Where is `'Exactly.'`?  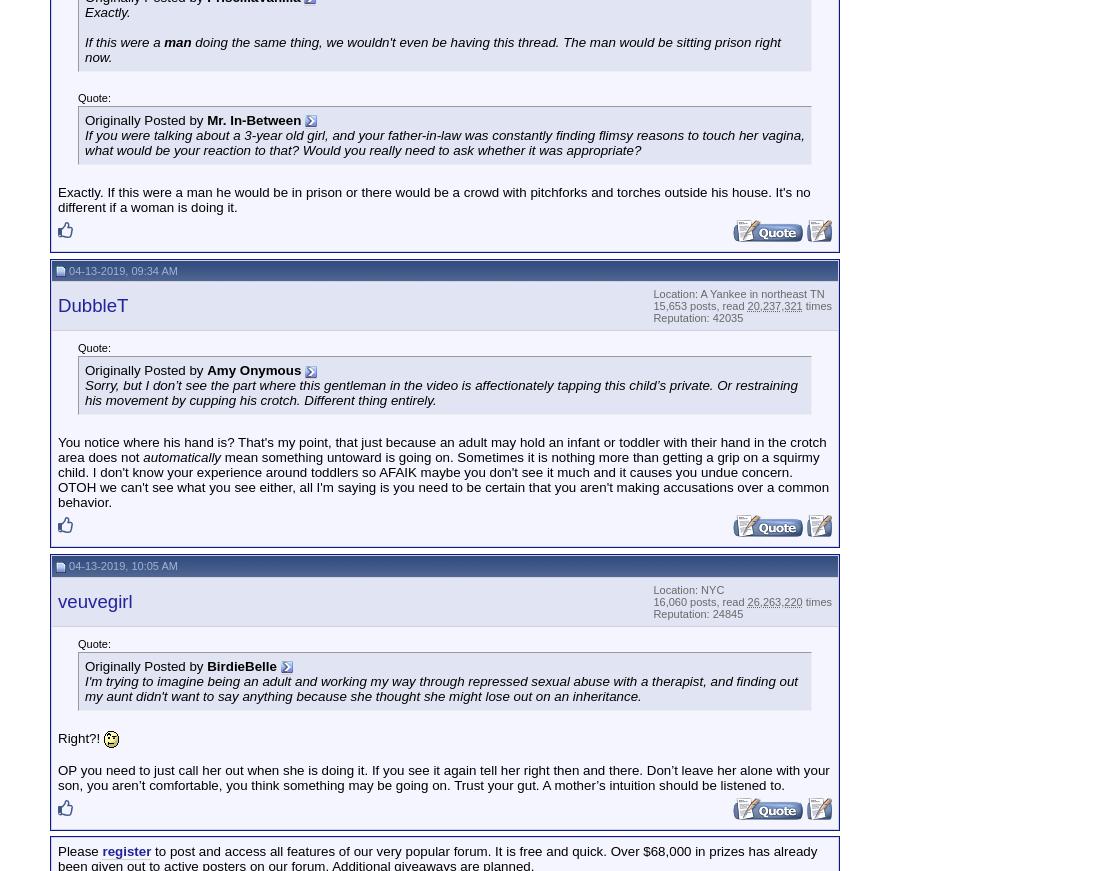 'Exactly.' is located at coordinates (85, 10).